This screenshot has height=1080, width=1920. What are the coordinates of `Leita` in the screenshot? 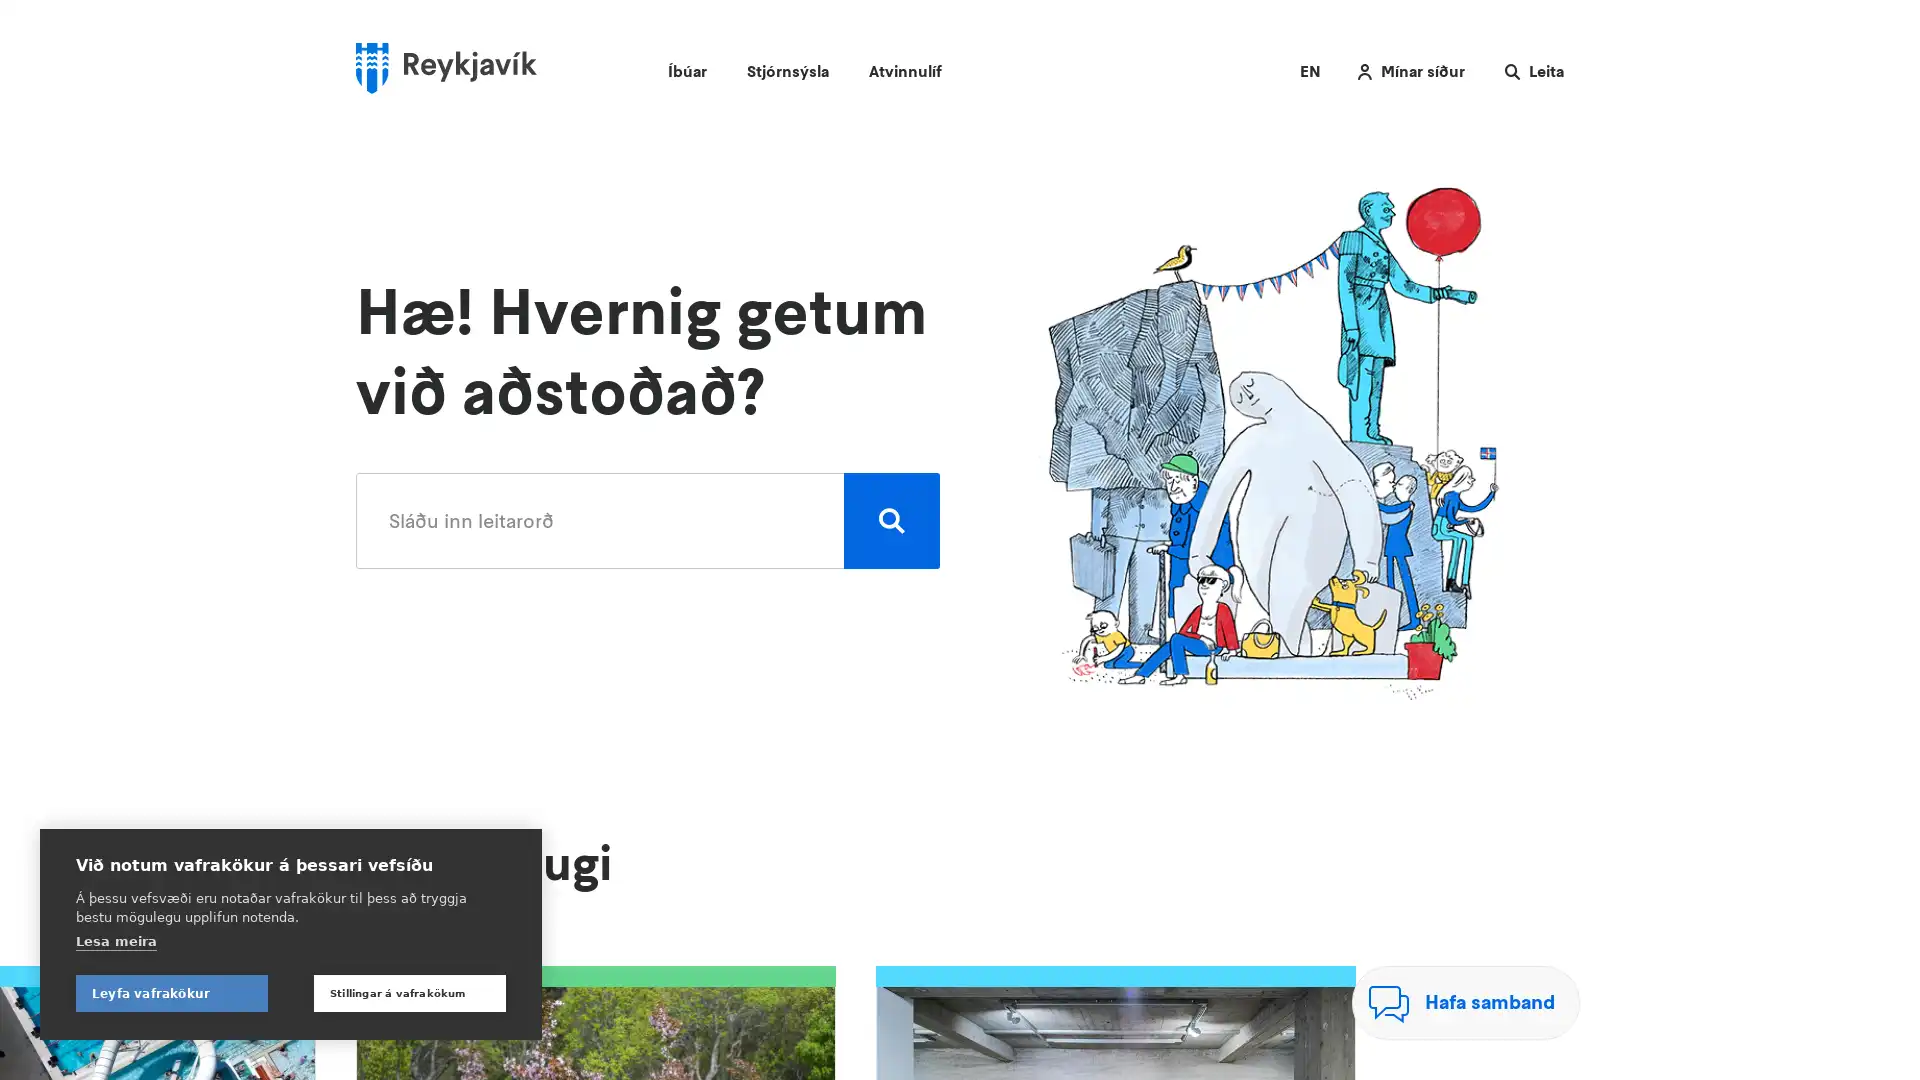 It's located at (891, 519).